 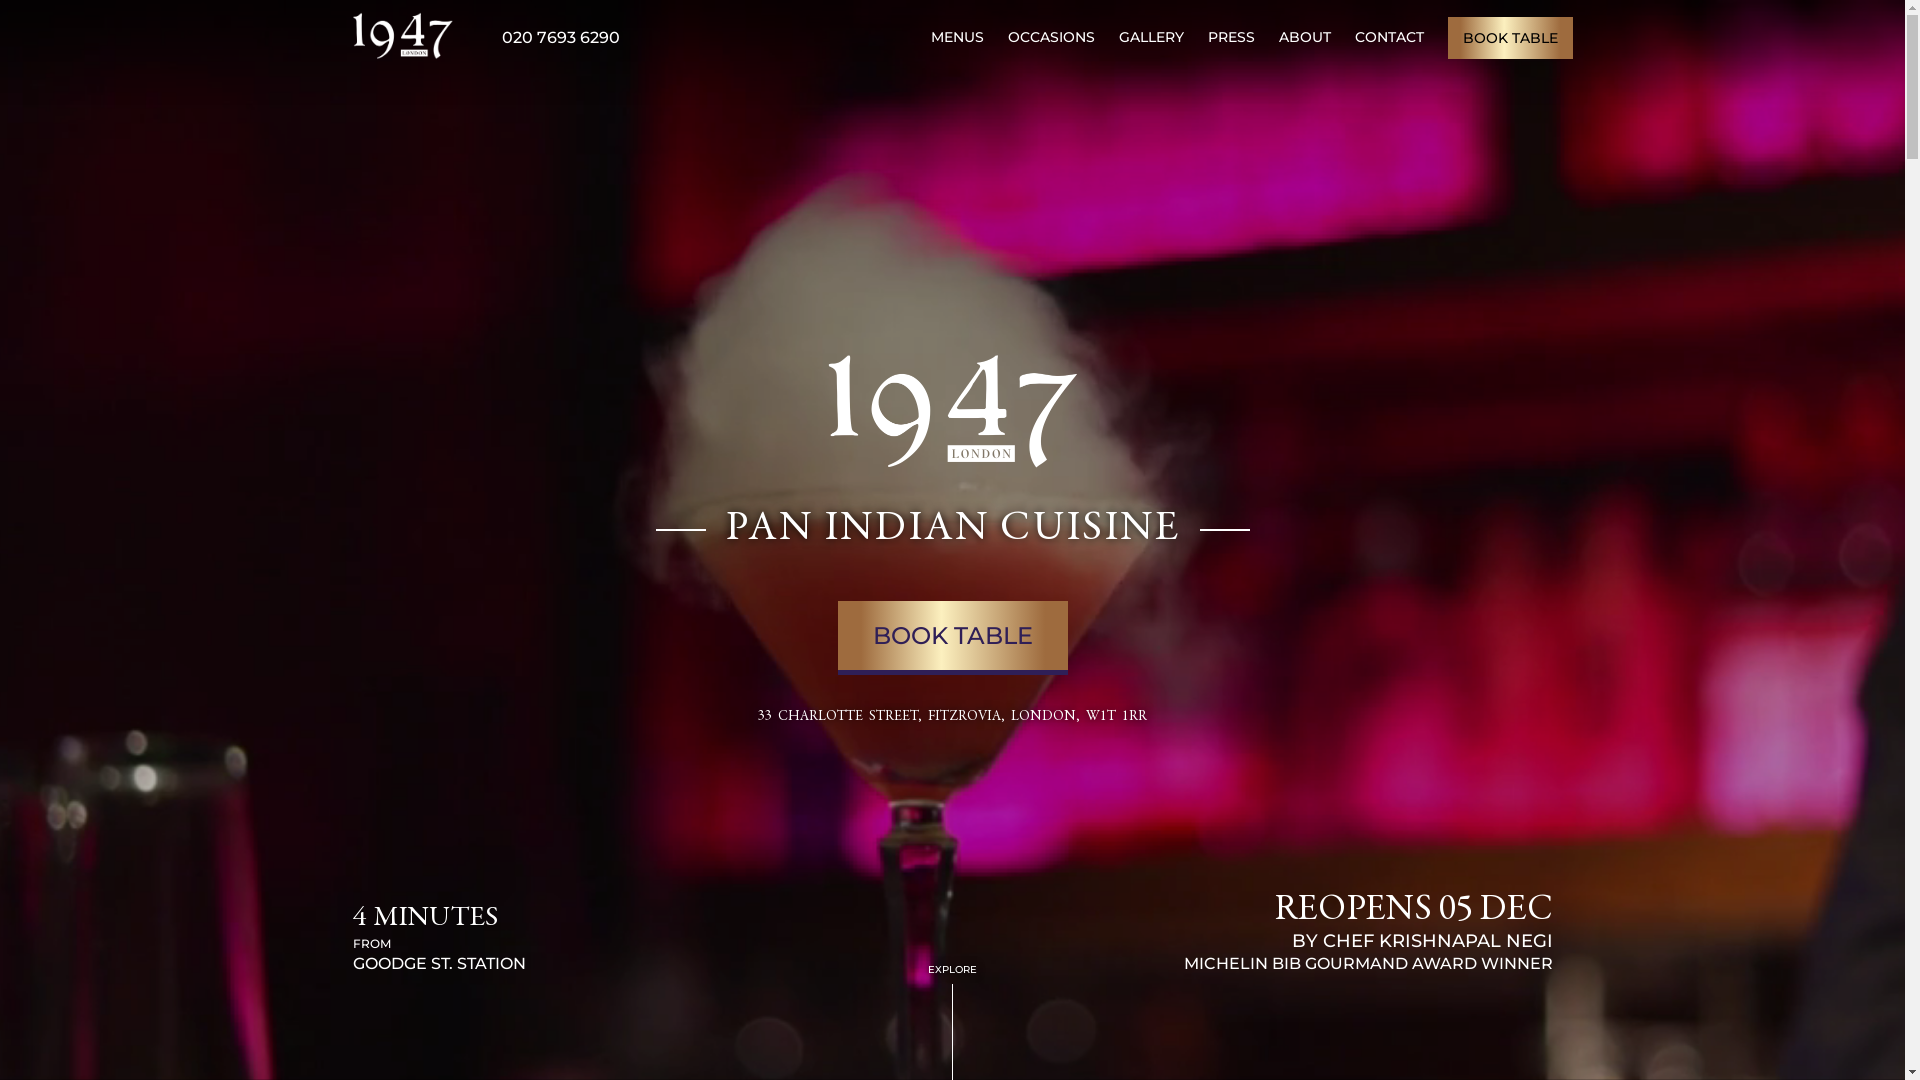 I want to click on 'PRESS', so click(x=1230, y=37).